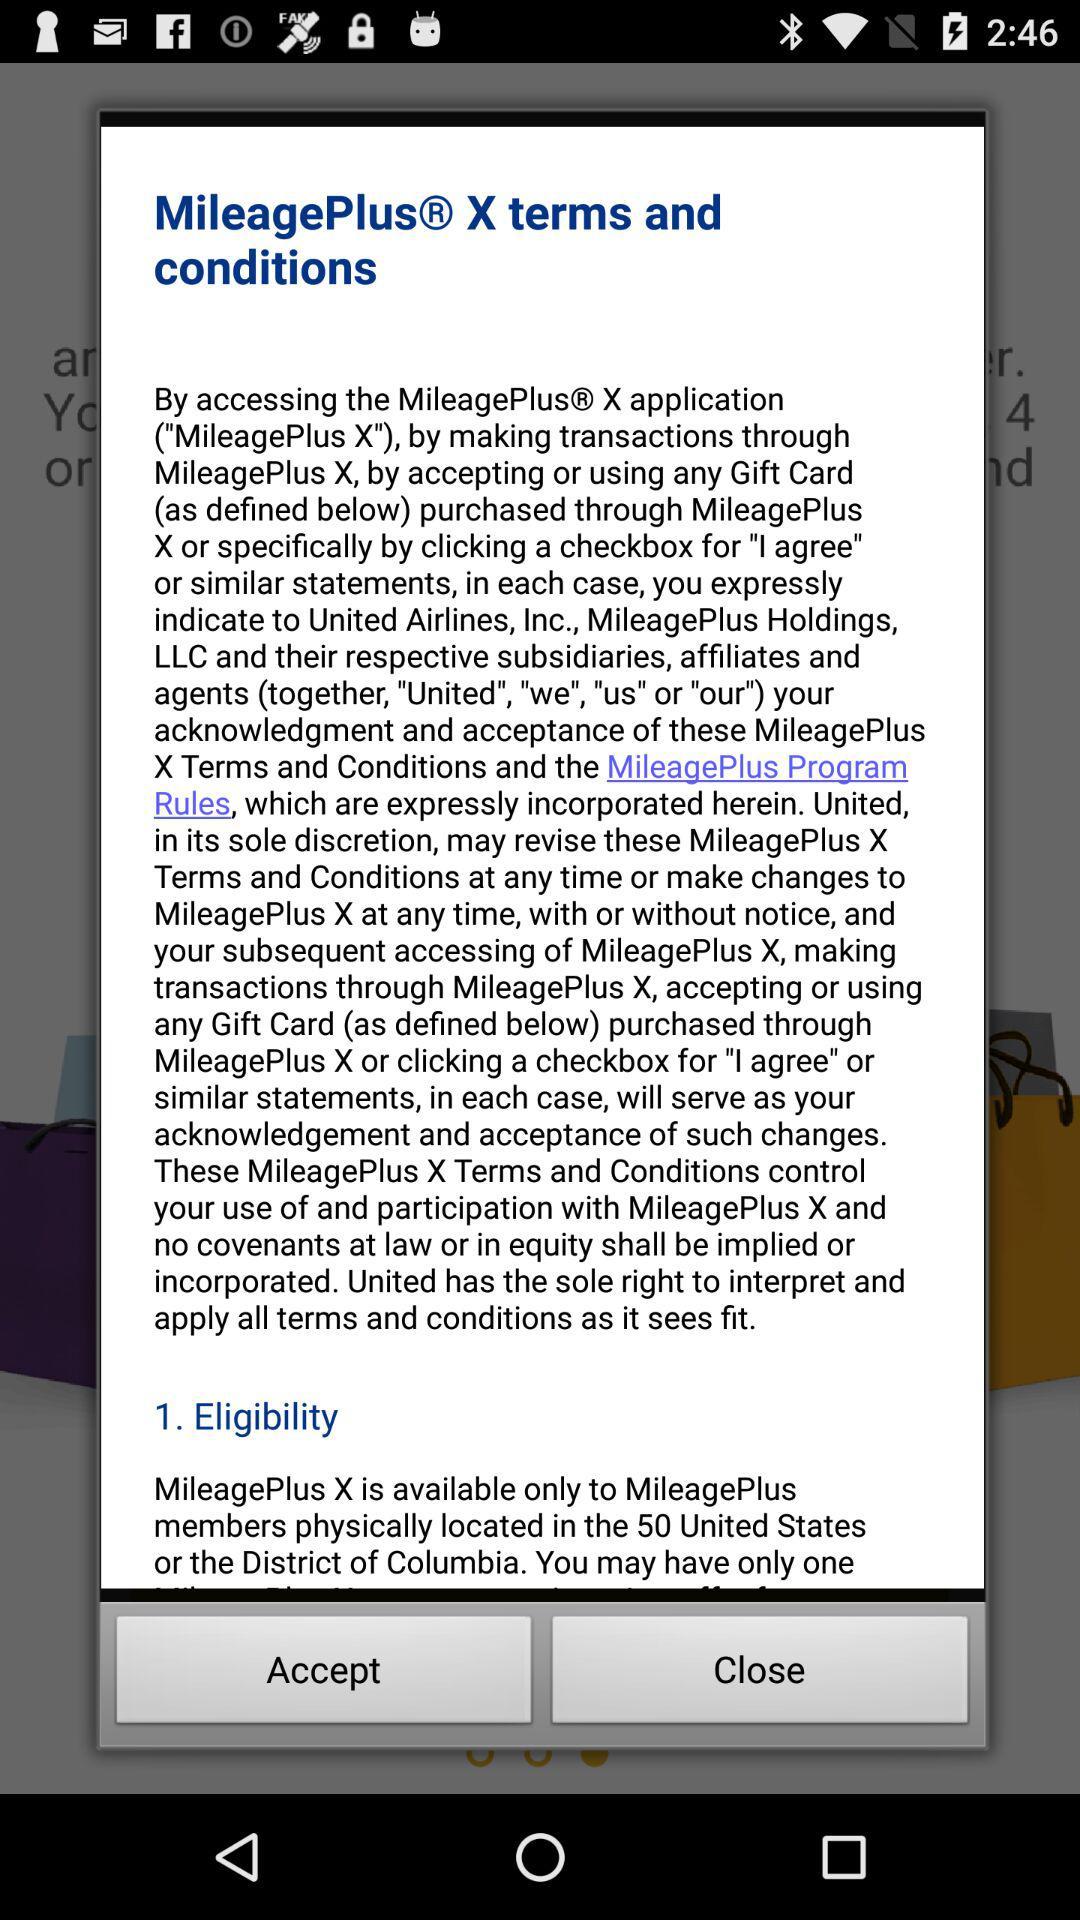 The width and height of the screenshot is (1080, 1920). Describe the element at coordinates (760, 1675) in the screenshot. I see `the close icon` at that location.